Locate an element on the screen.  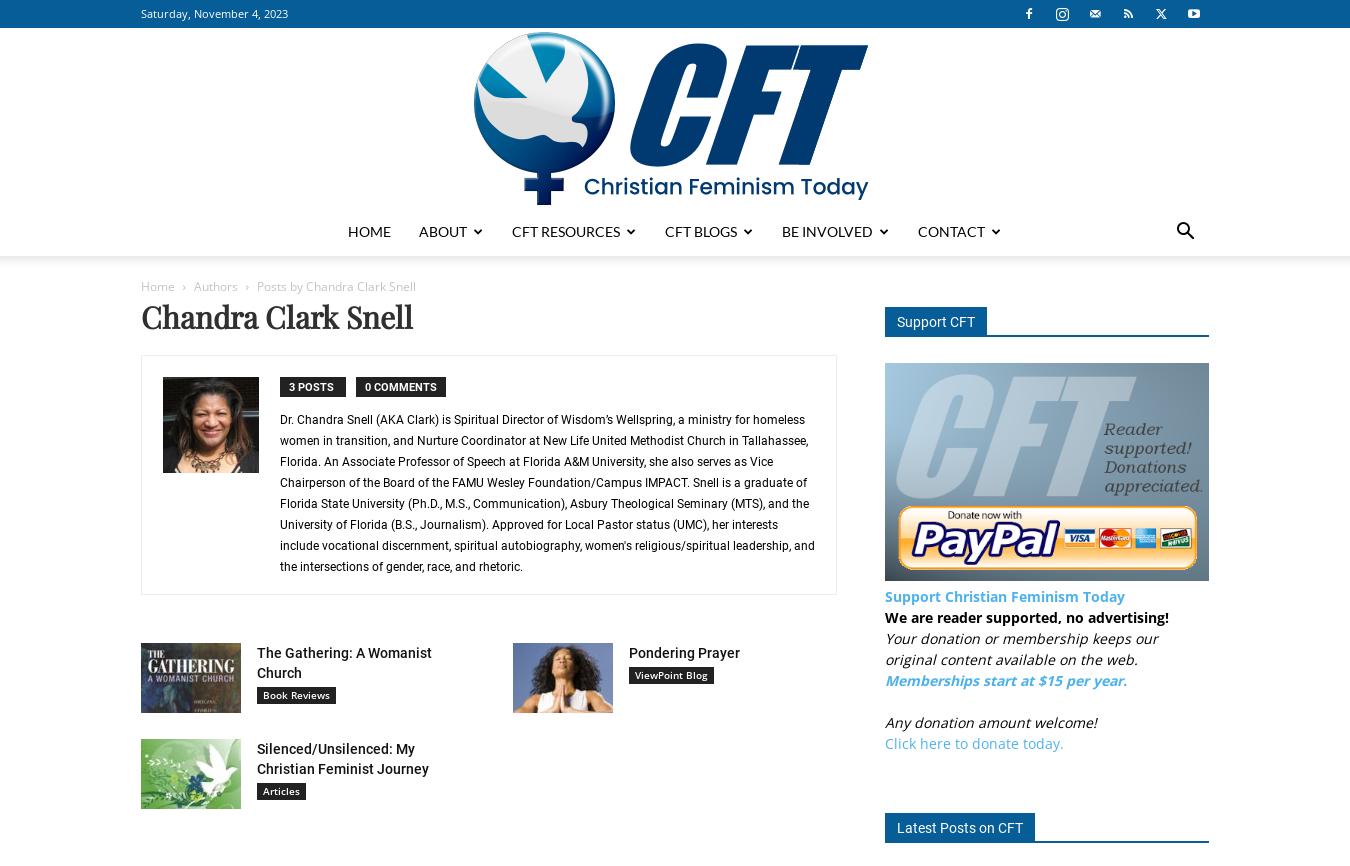
'Any donation amount welcome!' is located at coordinates (990, 721).